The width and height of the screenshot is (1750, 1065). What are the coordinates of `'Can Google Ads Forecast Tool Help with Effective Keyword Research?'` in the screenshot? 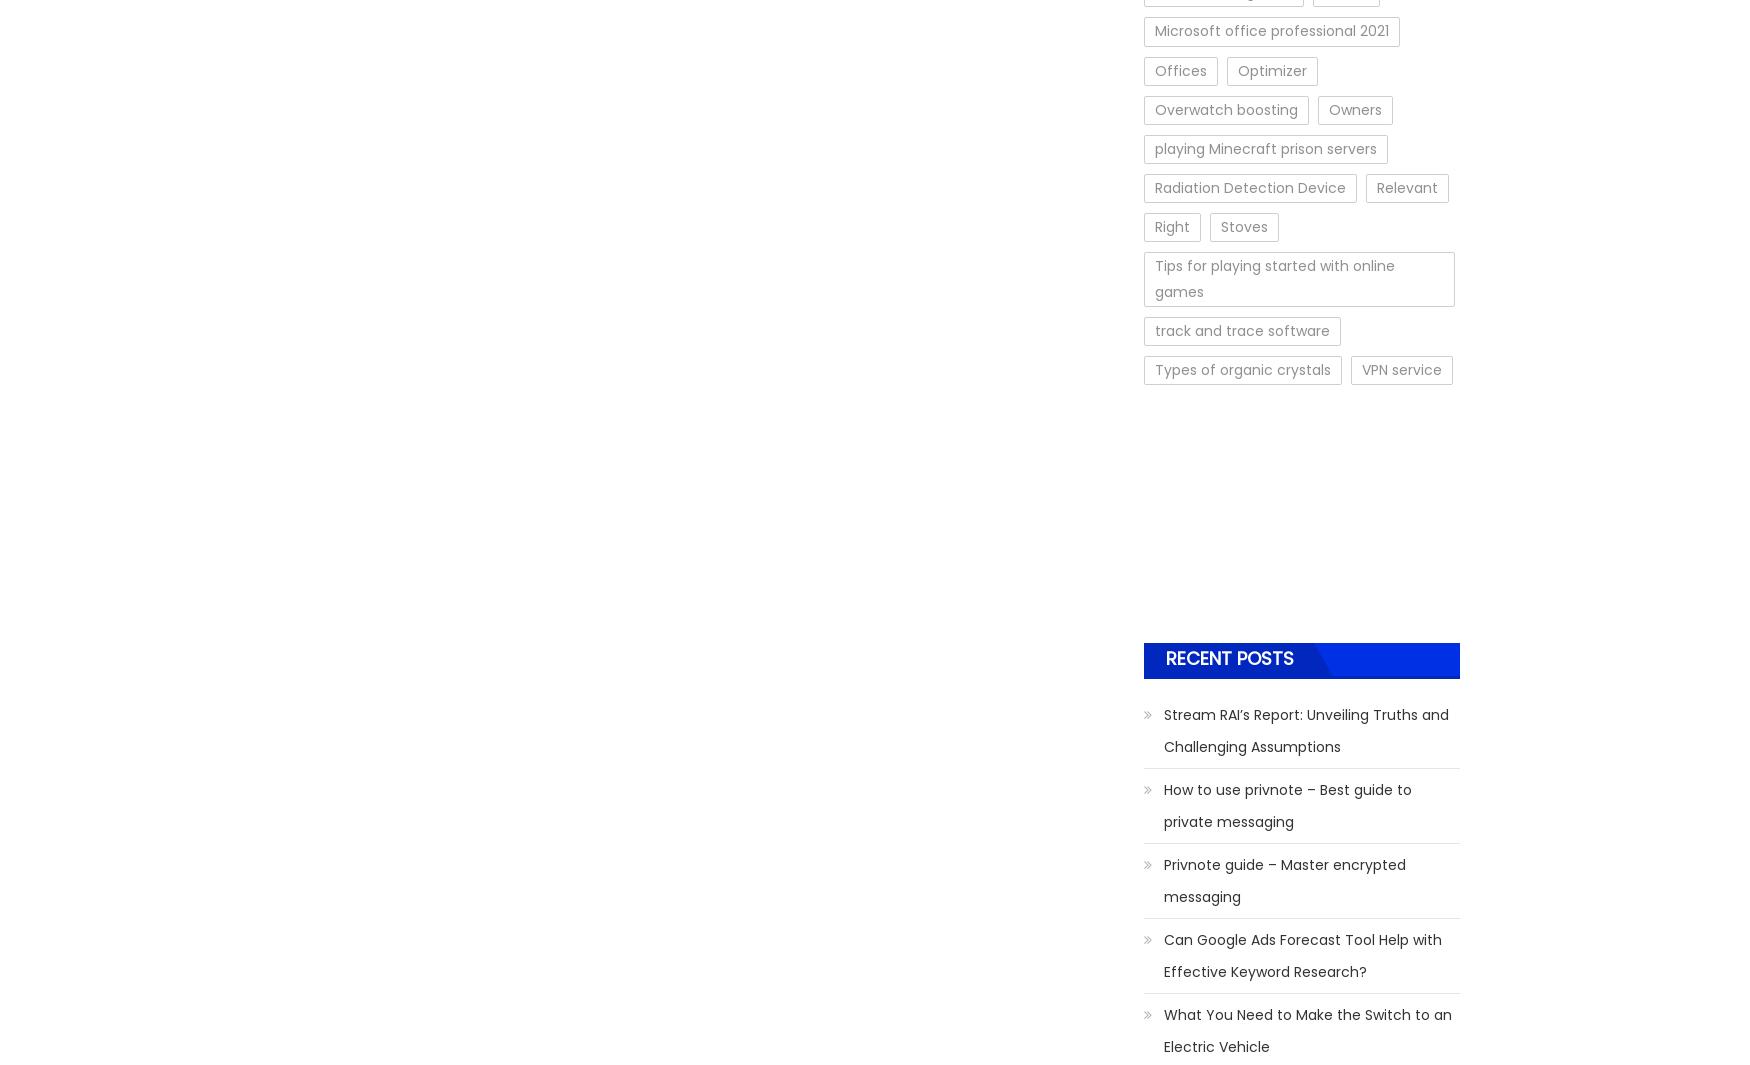 It's located at (1302, 954).